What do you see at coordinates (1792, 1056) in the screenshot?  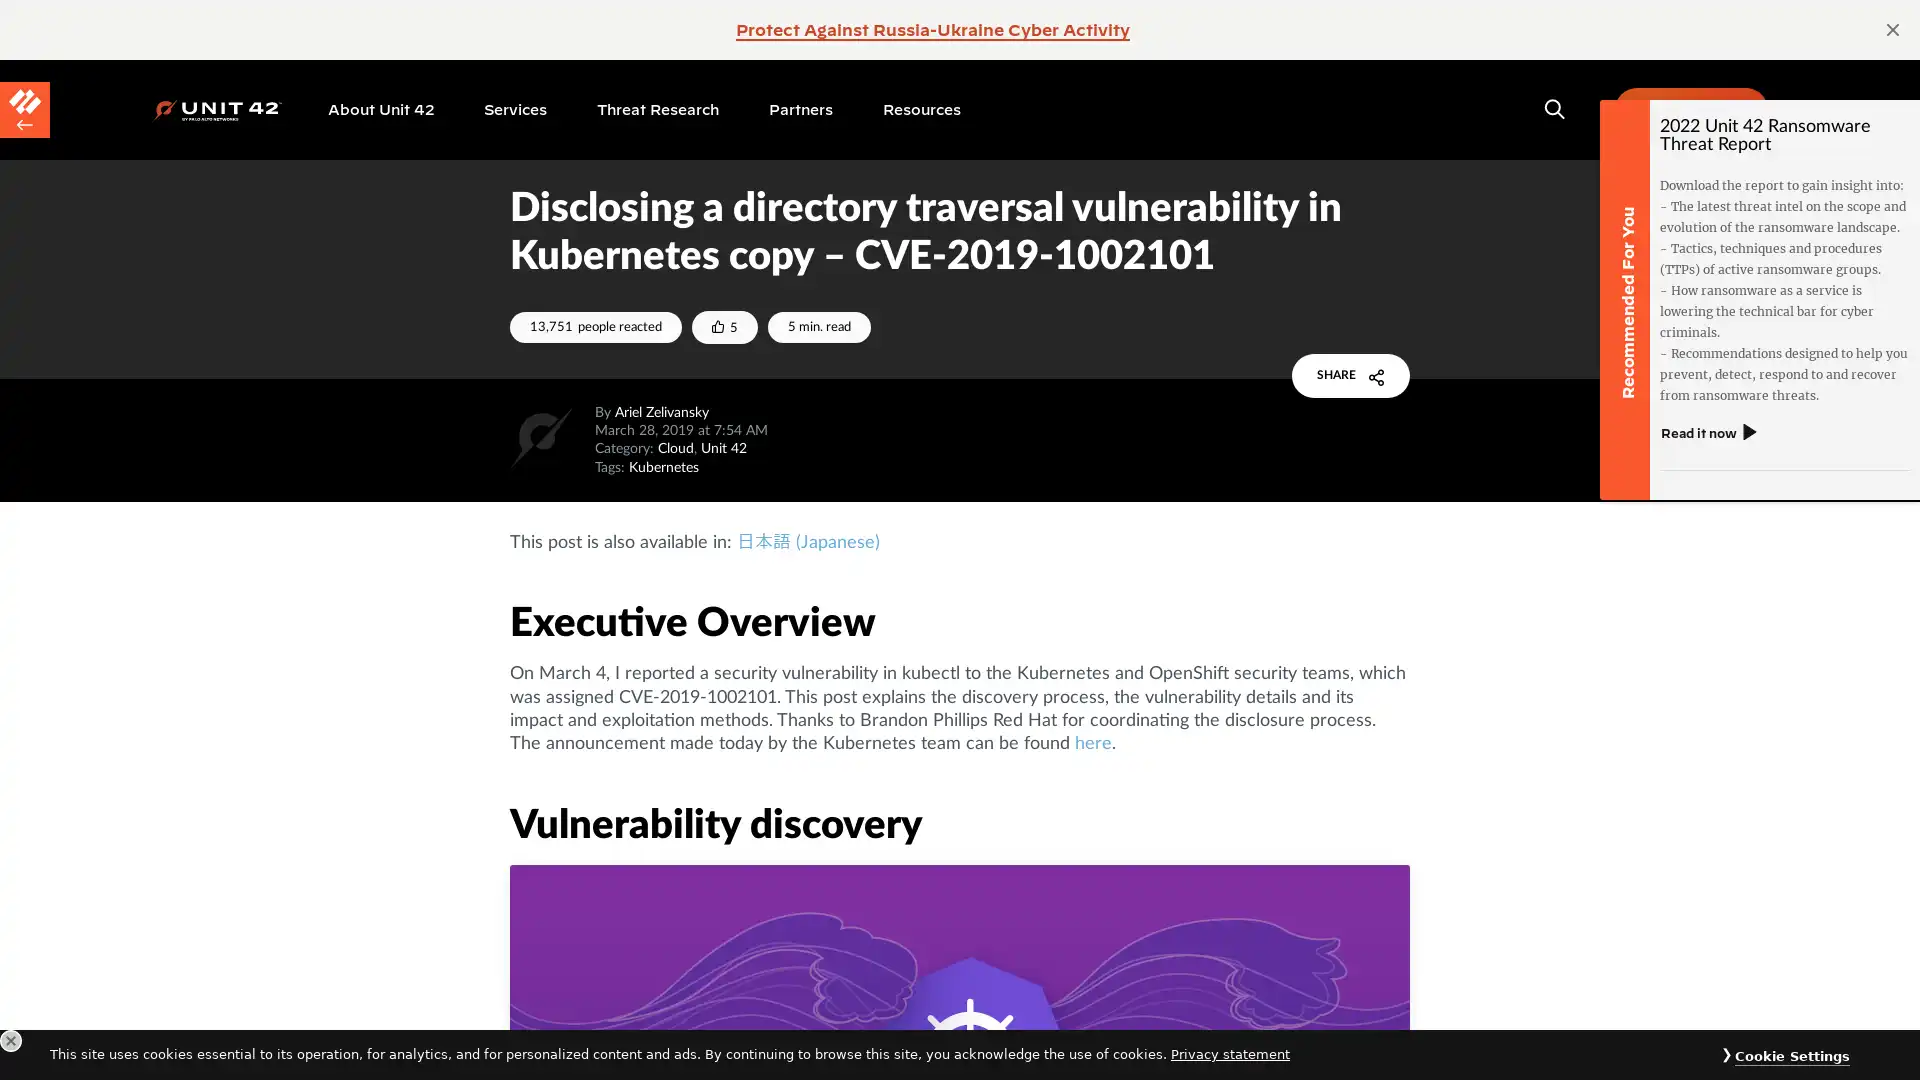 I see `Cookie Settings` at bounding box center [1792, 1056].